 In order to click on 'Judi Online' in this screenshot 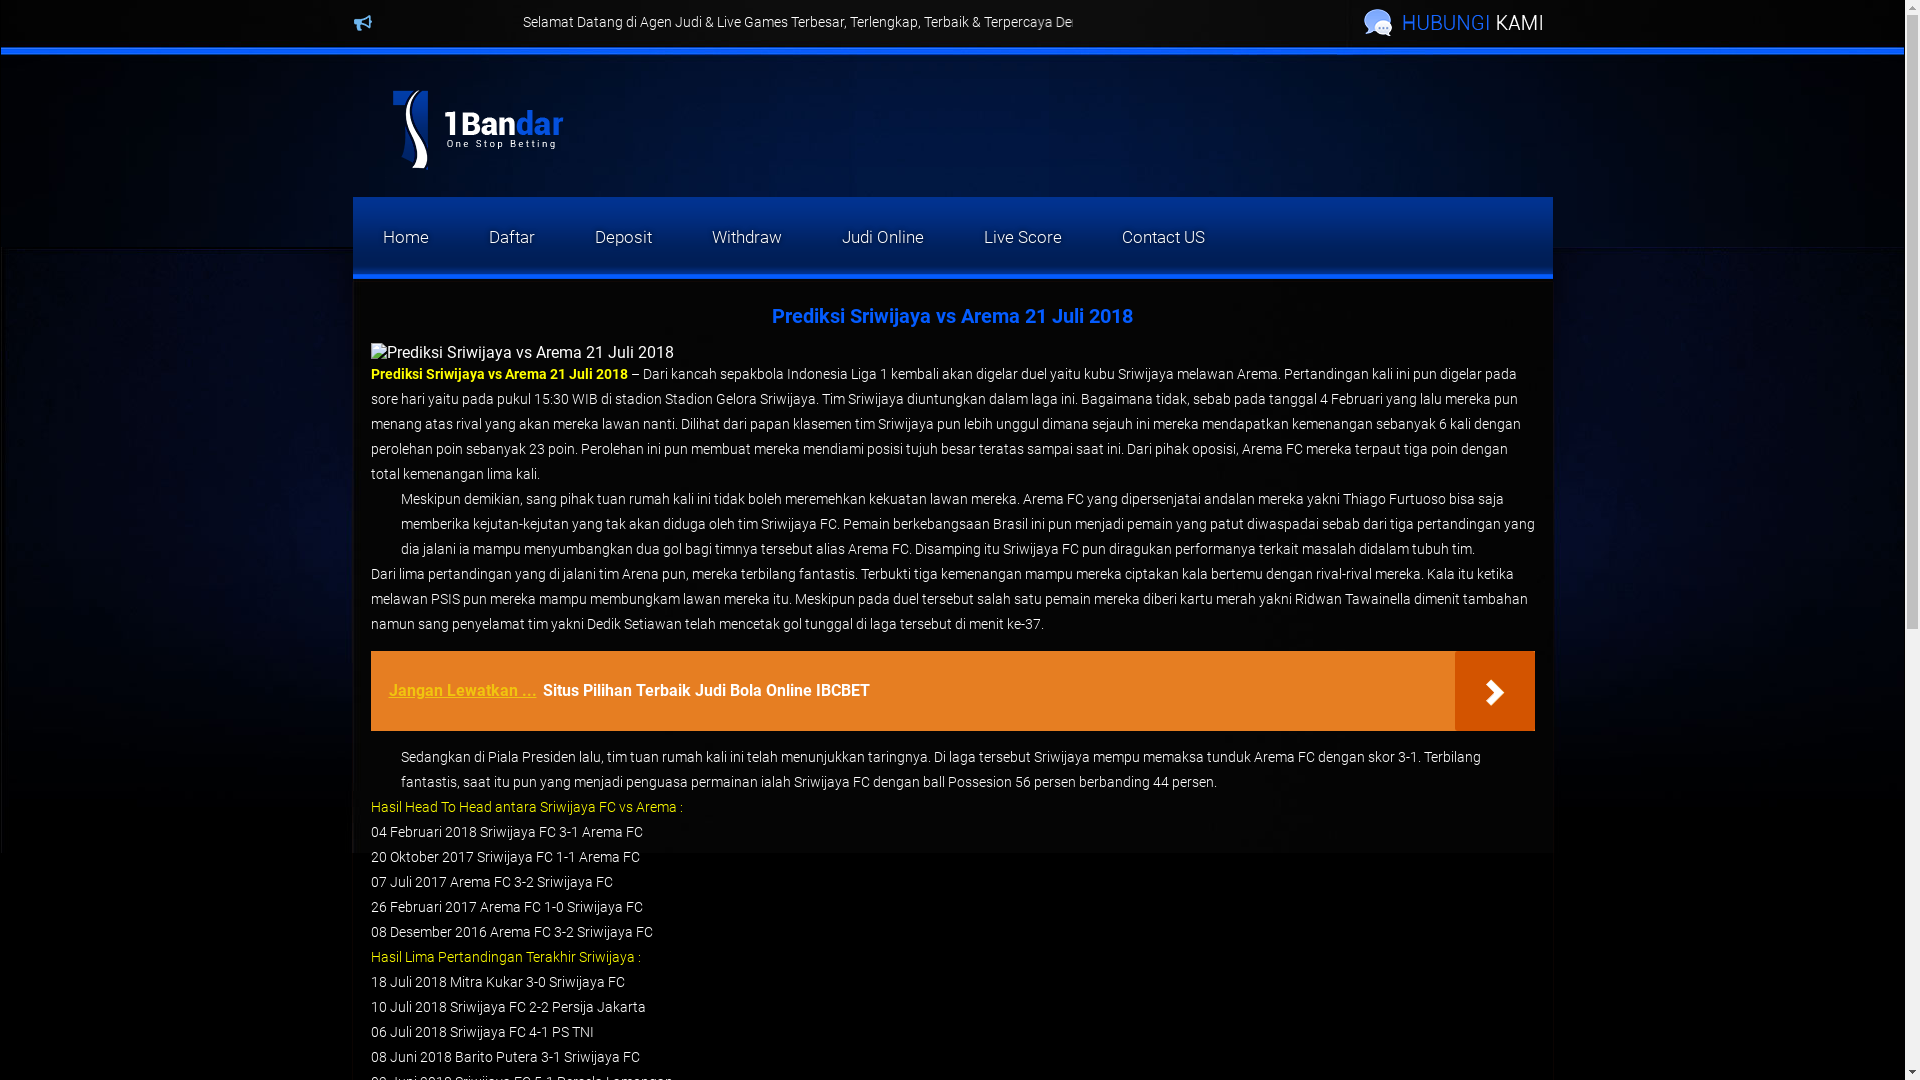, I will do `click(882, 235)`.